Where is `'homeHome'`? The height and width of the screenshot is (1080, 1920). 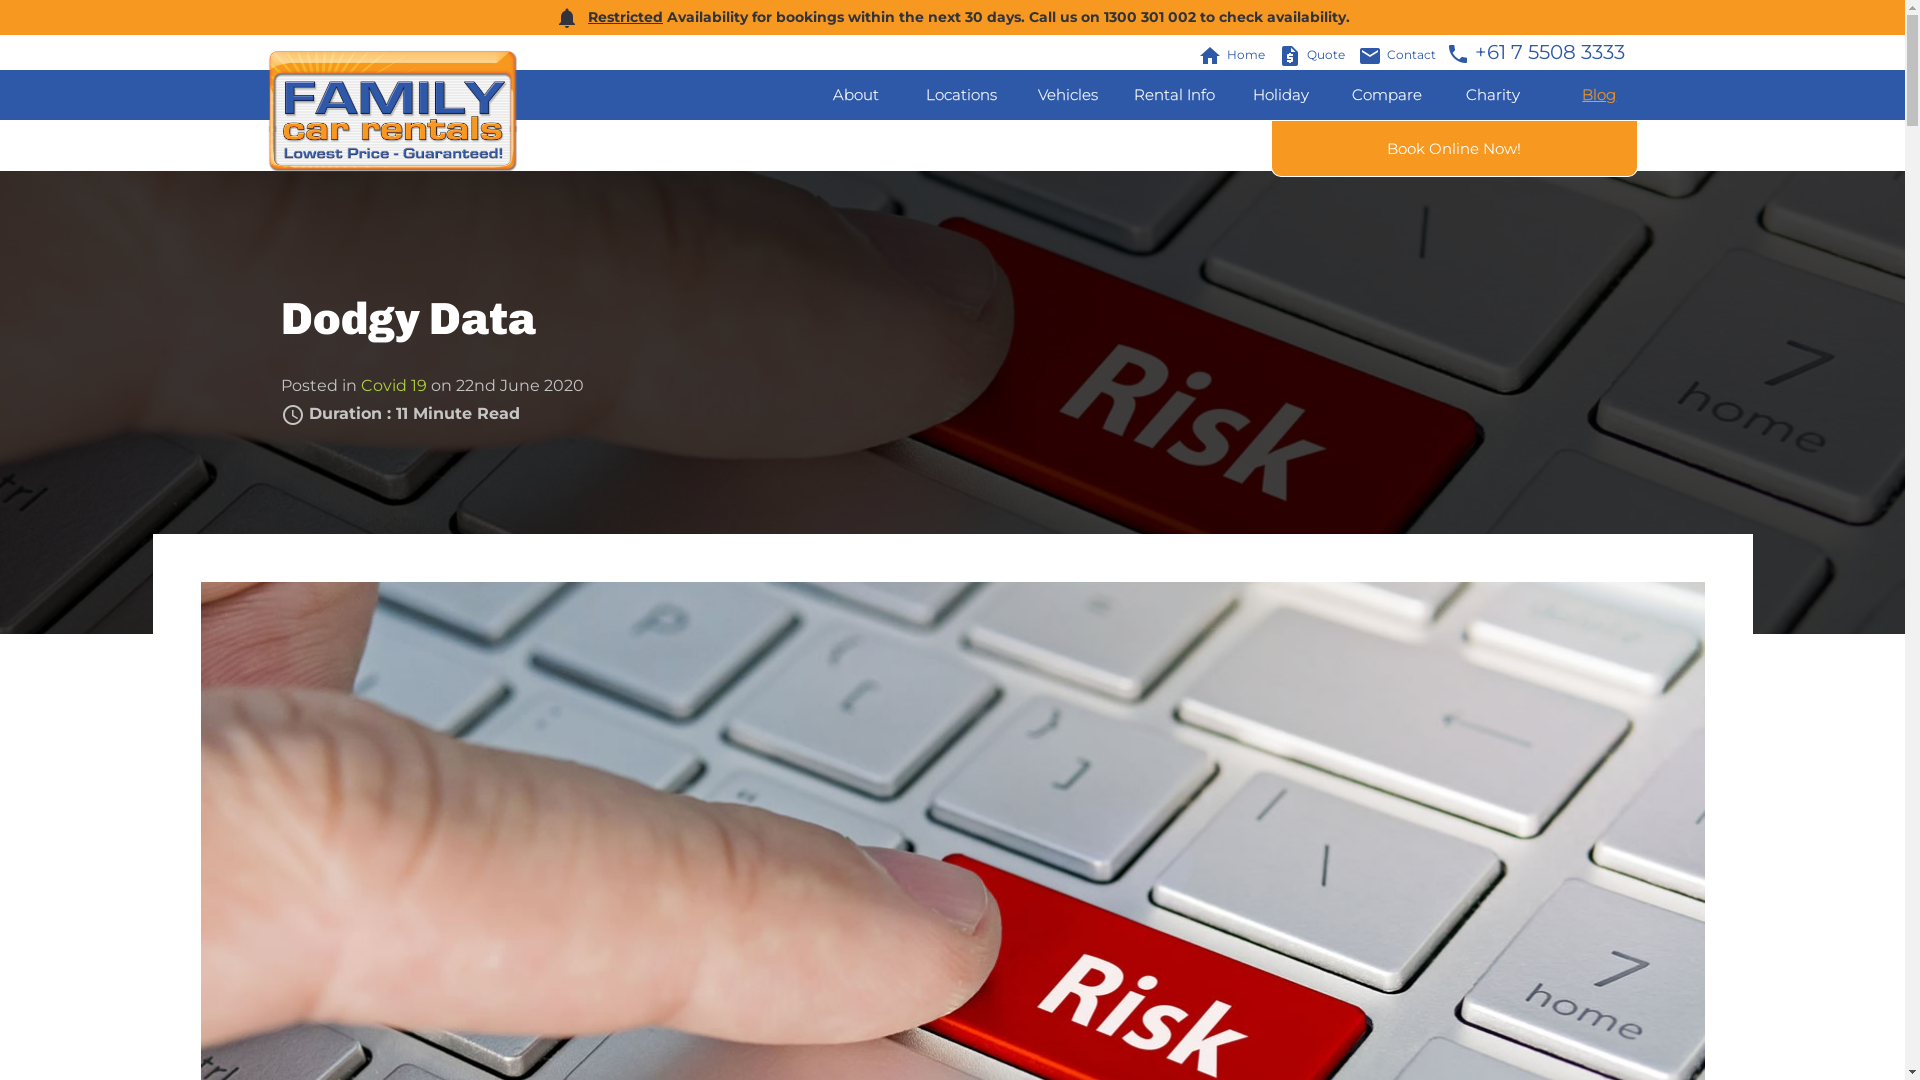
'homeHome' is located at coordinates (1235, 53).